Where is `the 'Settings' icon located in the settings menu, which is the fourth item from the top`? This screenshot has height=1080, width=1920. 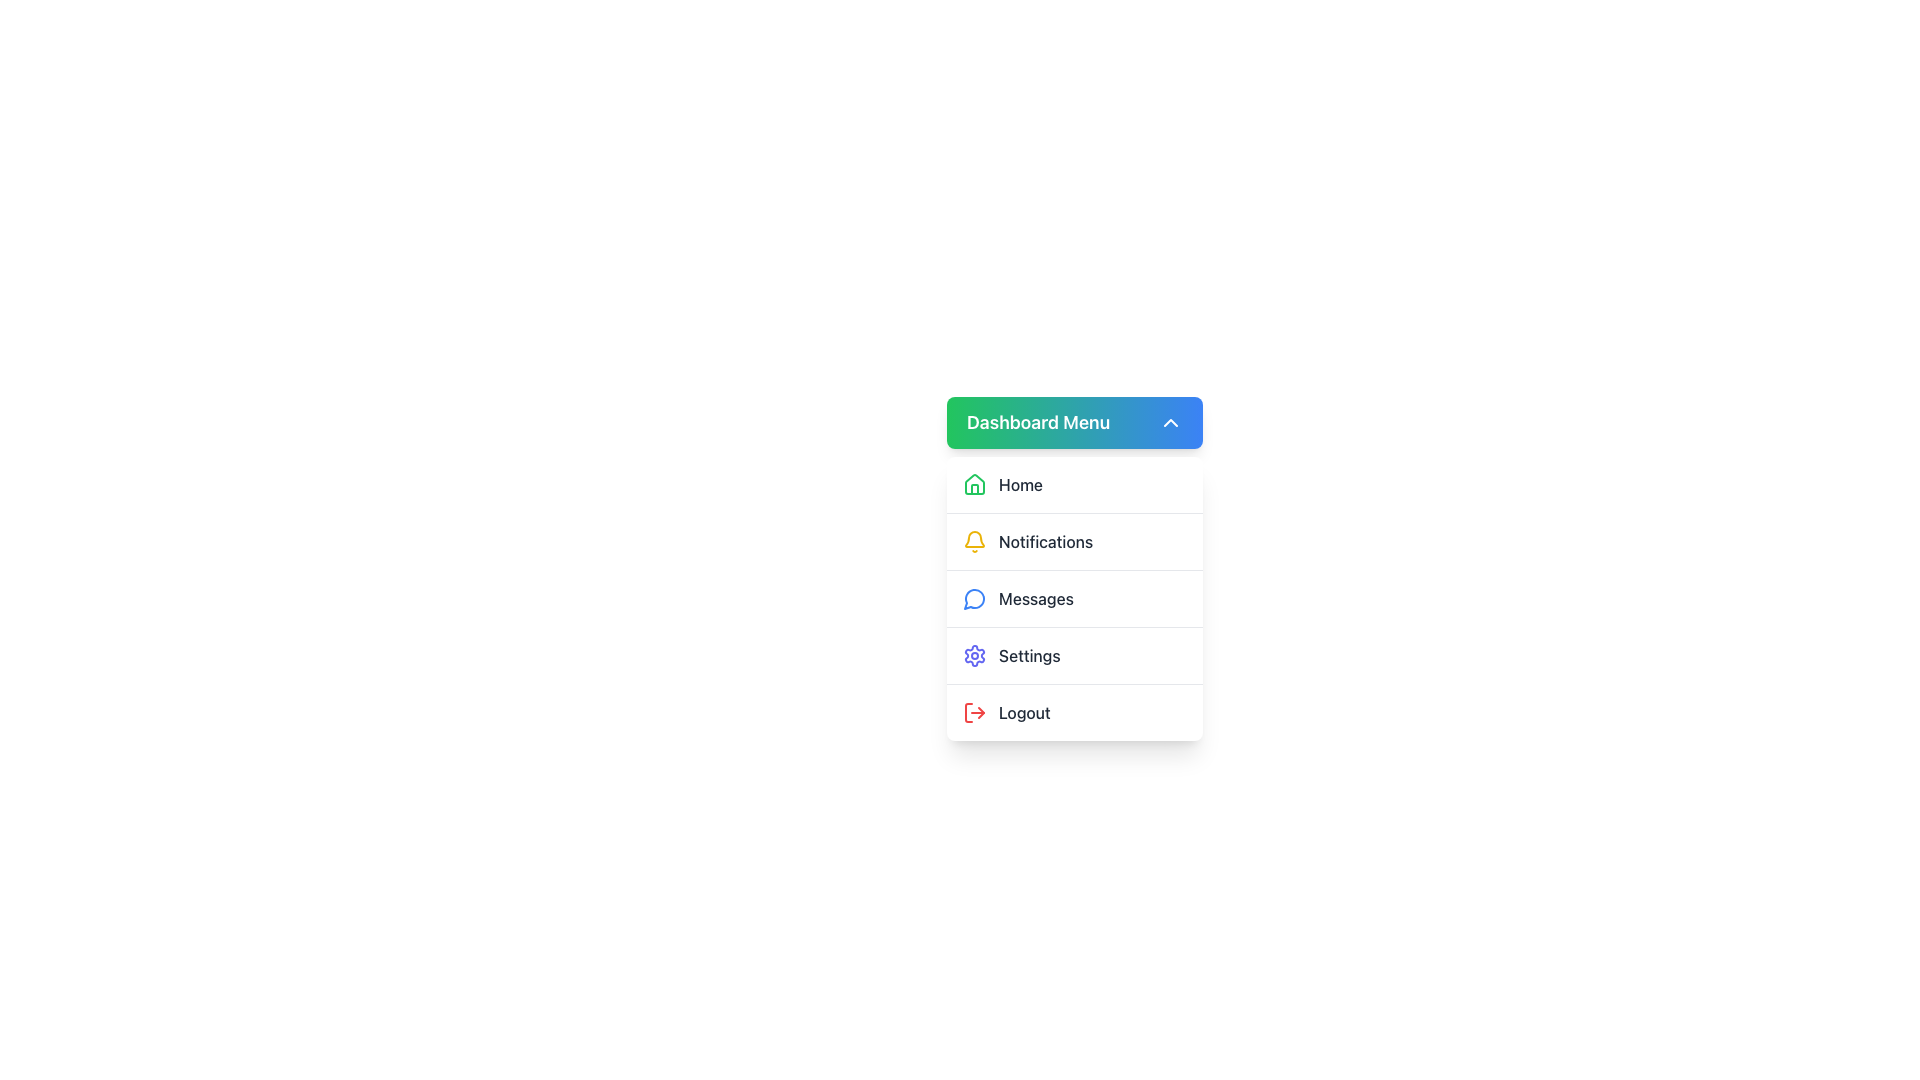 the 'Settings' icon located in the settings menu, which is the fourth item from the top is located at coordinates (974, 655).